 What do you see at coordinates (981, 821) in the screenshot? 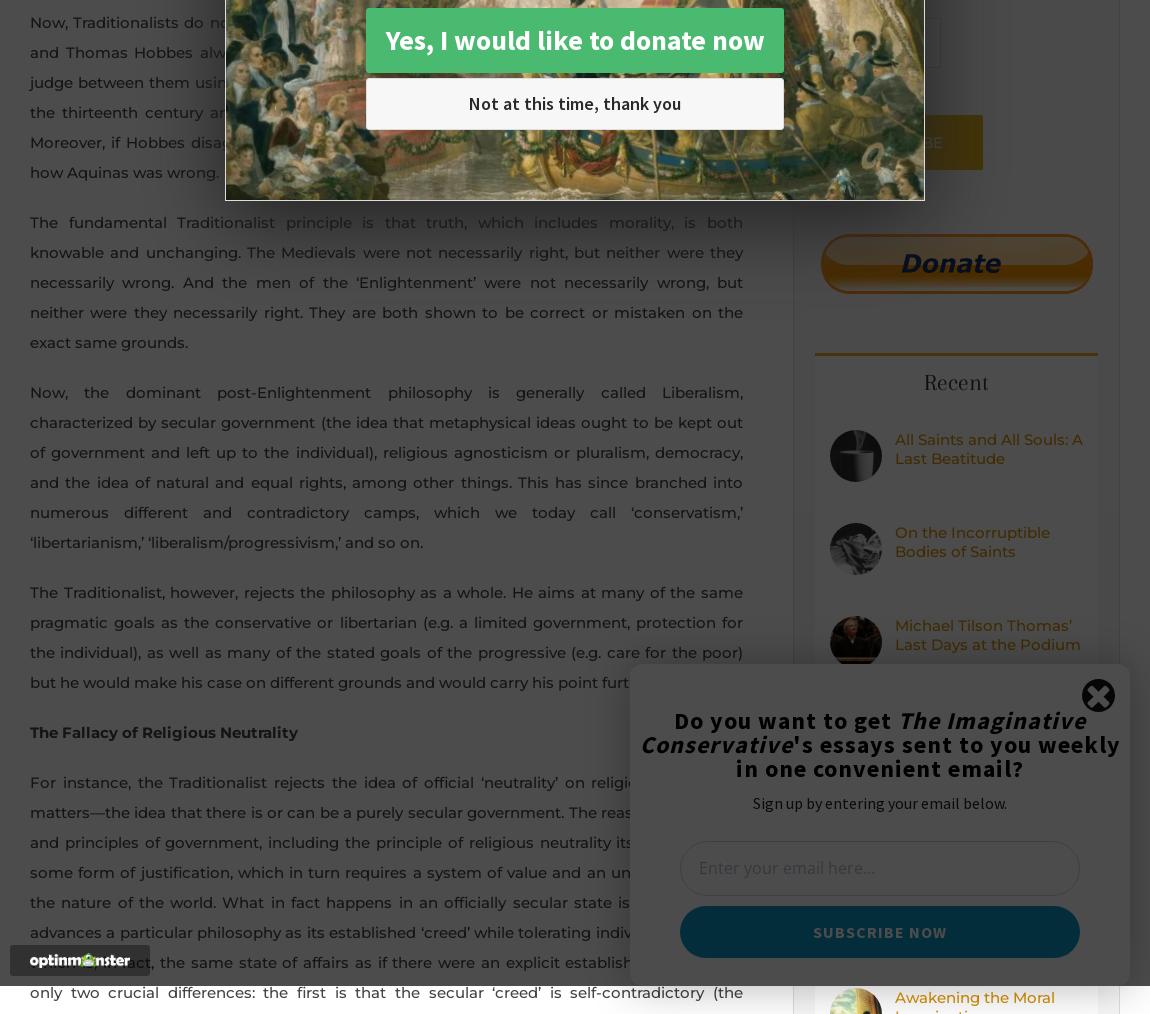
I see `'All Hallow’s Eve: A Sonnet of Reclamation'` at bounding box center [981, 821].